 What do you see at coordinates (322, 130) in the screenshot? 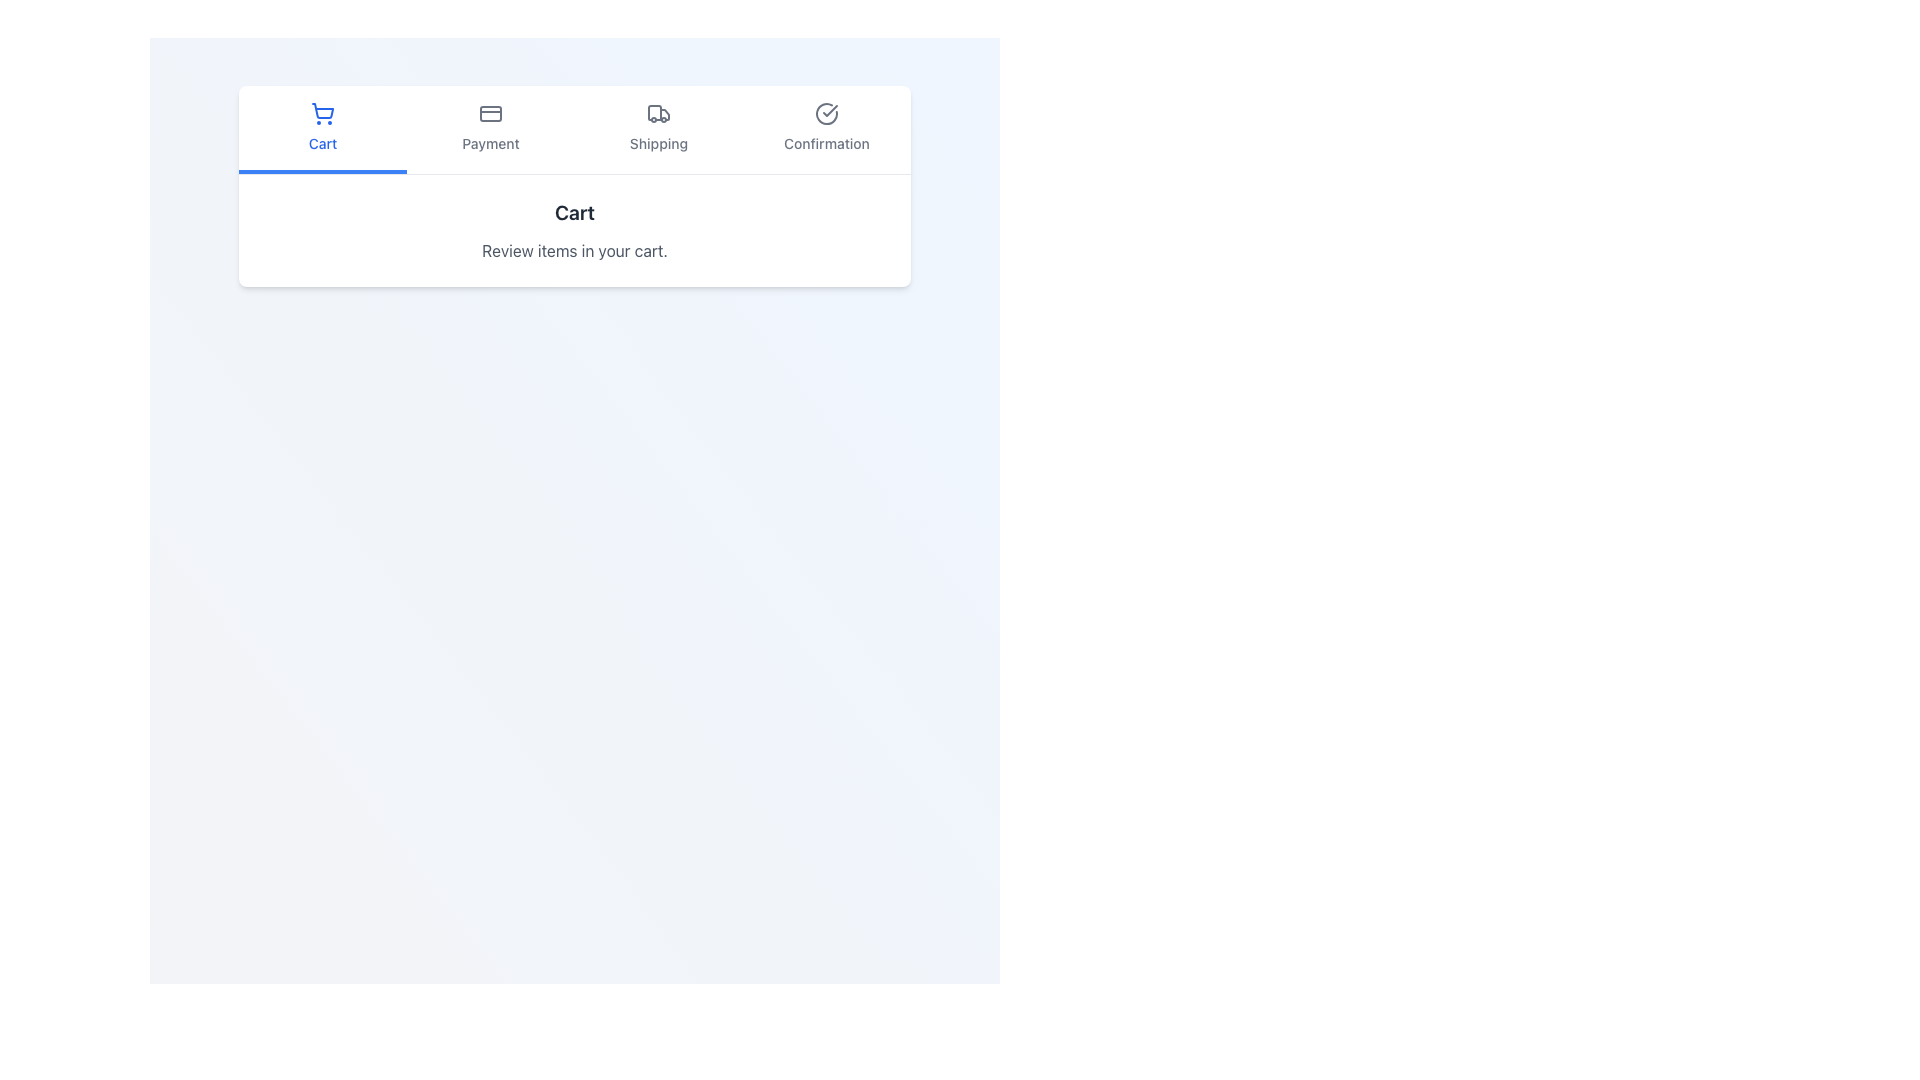
I see `the 'Cart' button in the navigation bar, which features a shopping cart icon and is highlighted in blue as the active item` at bounding box center [322, 130].